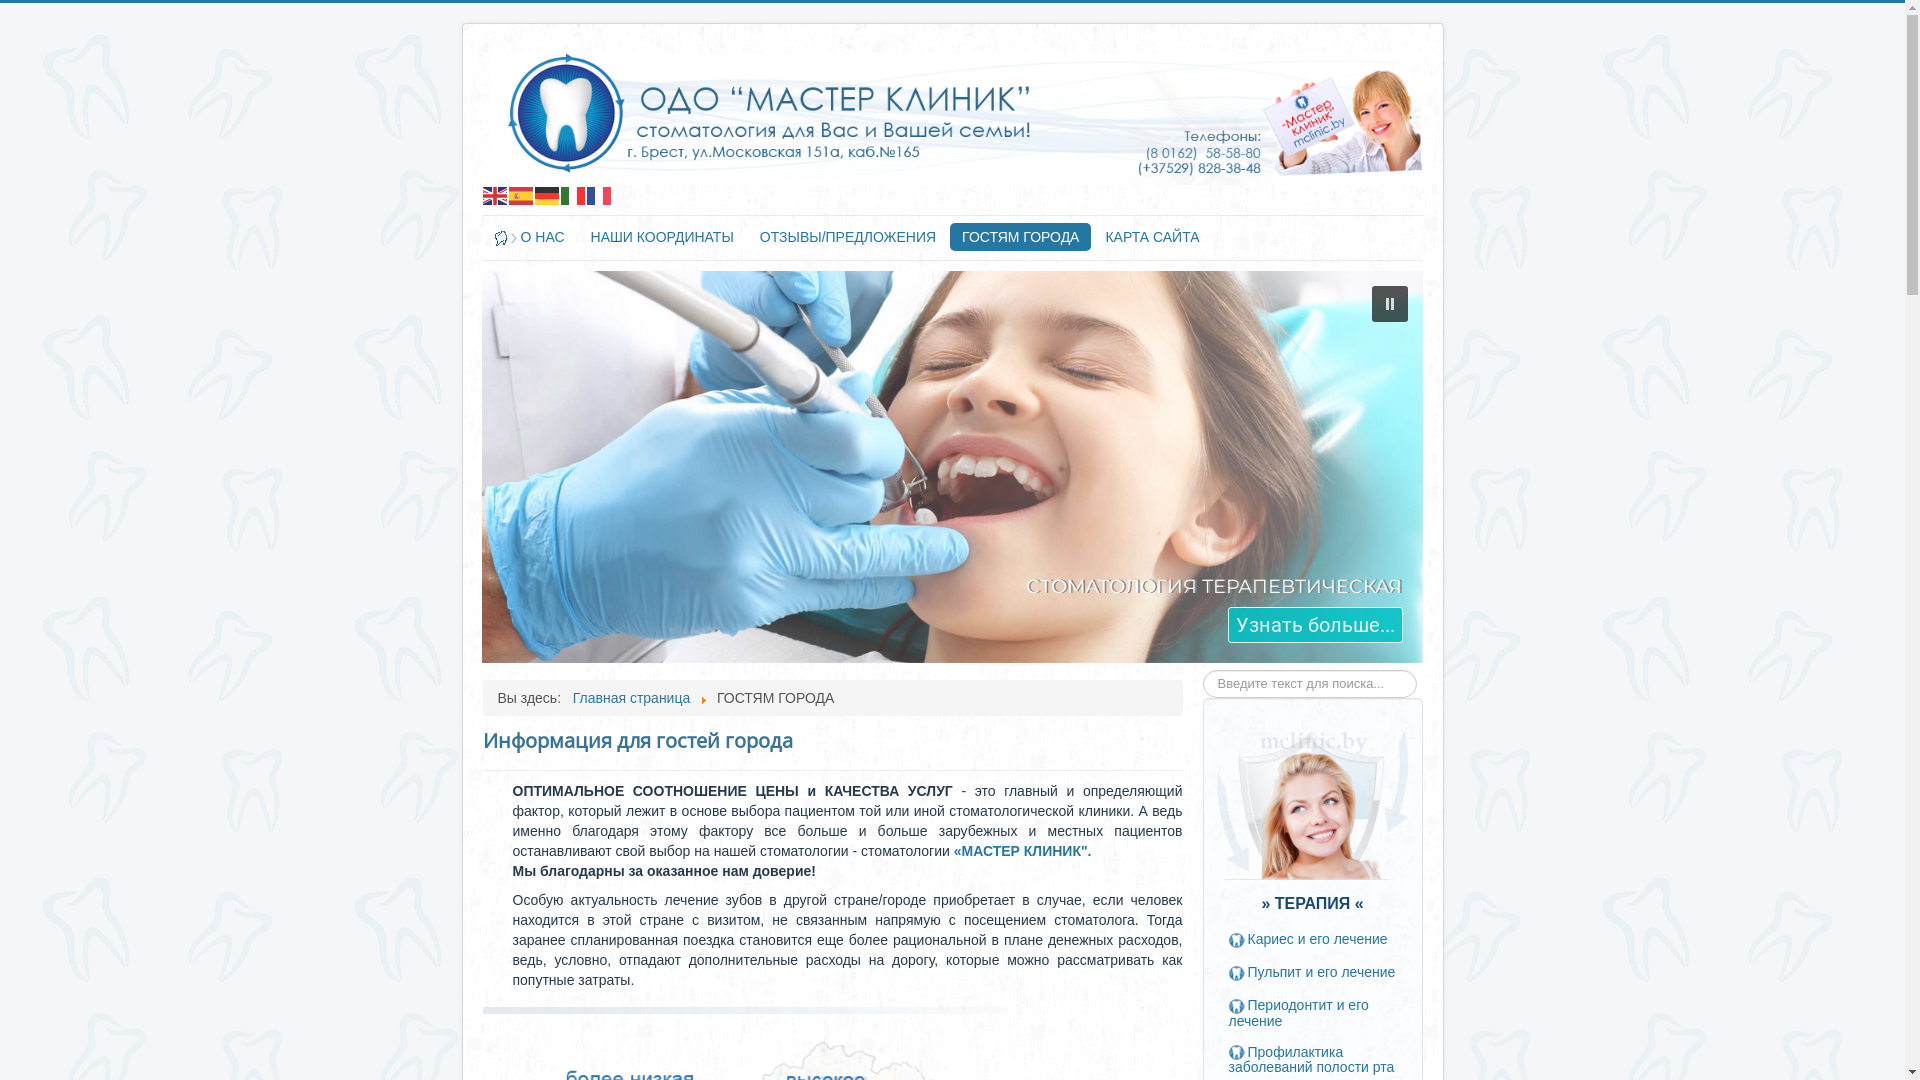 The image size is (1920, 1080). Describe the element at coordinates (571, 195) in the screenshot. I see `'Italiano'` at that location.